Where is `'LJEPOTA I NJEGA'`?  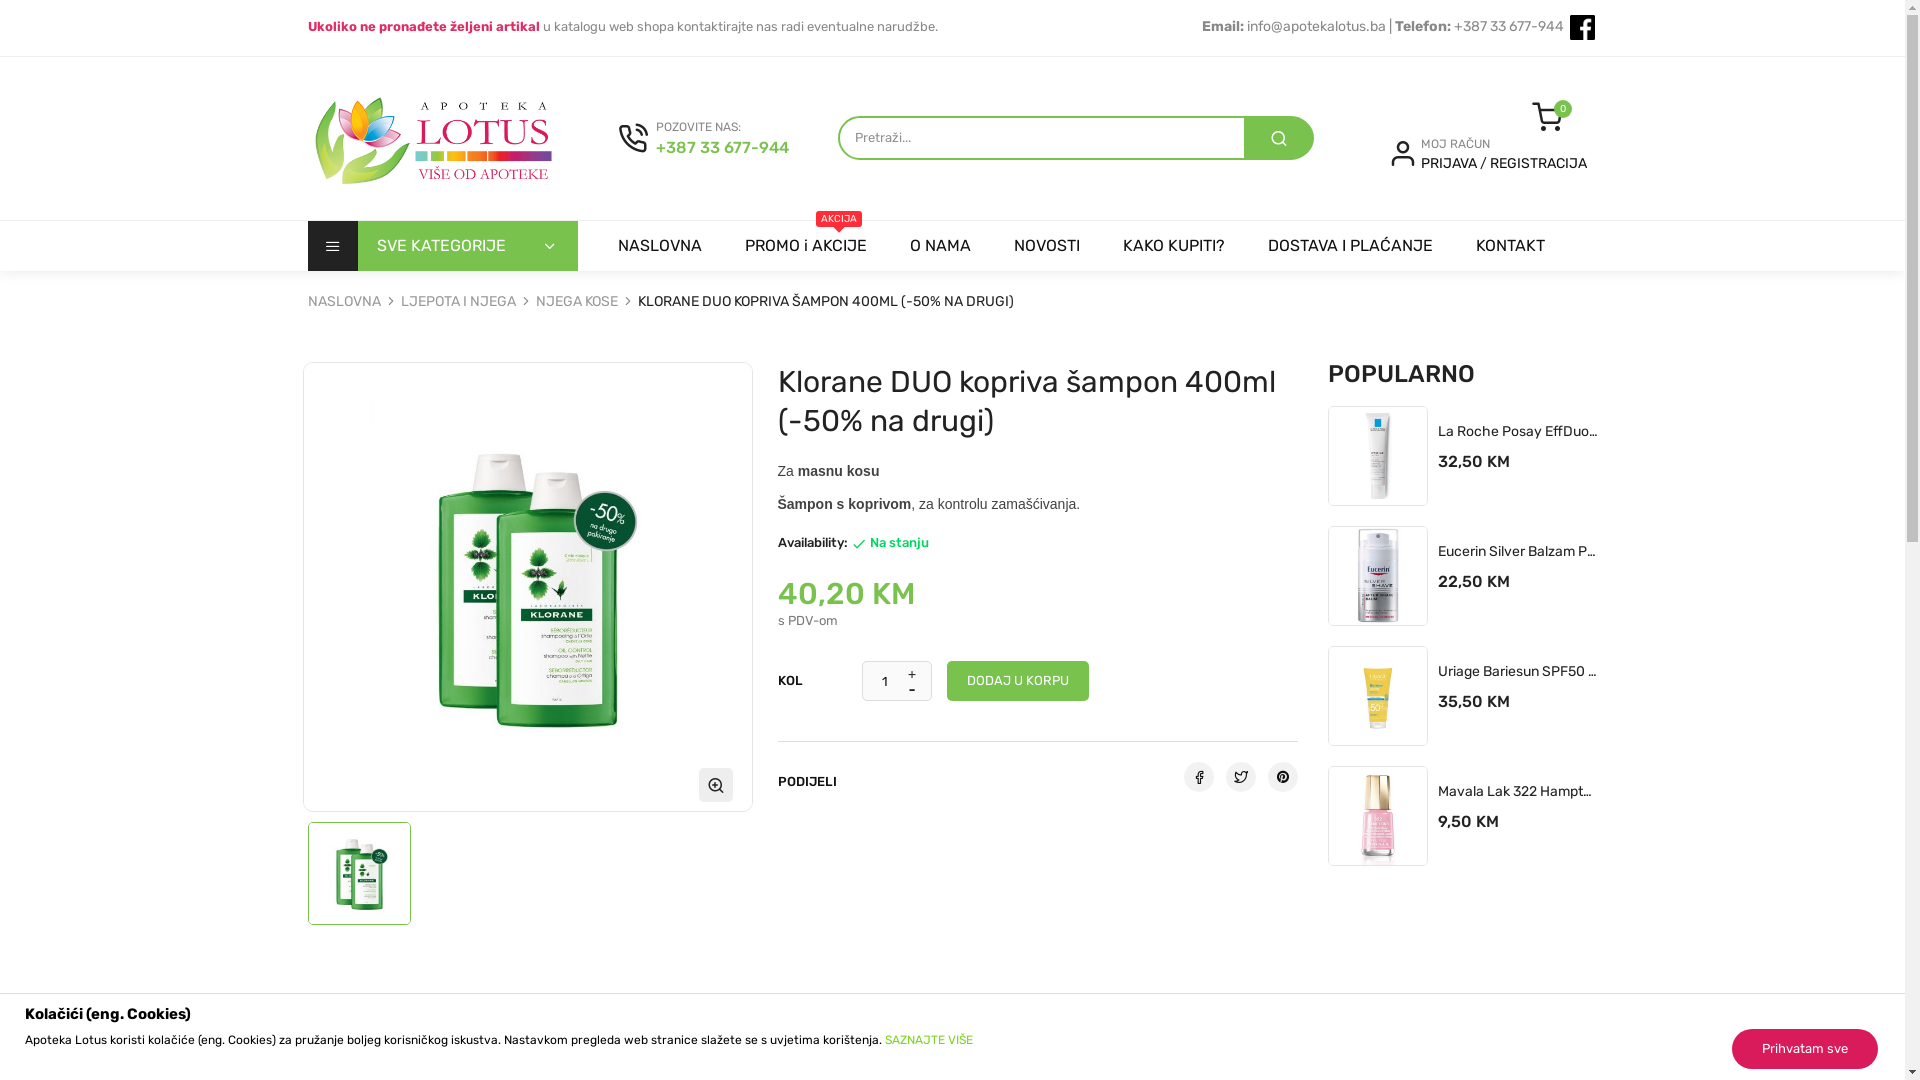 'LJEPOTA I NJEGA' is located at coordinates (399, 301).